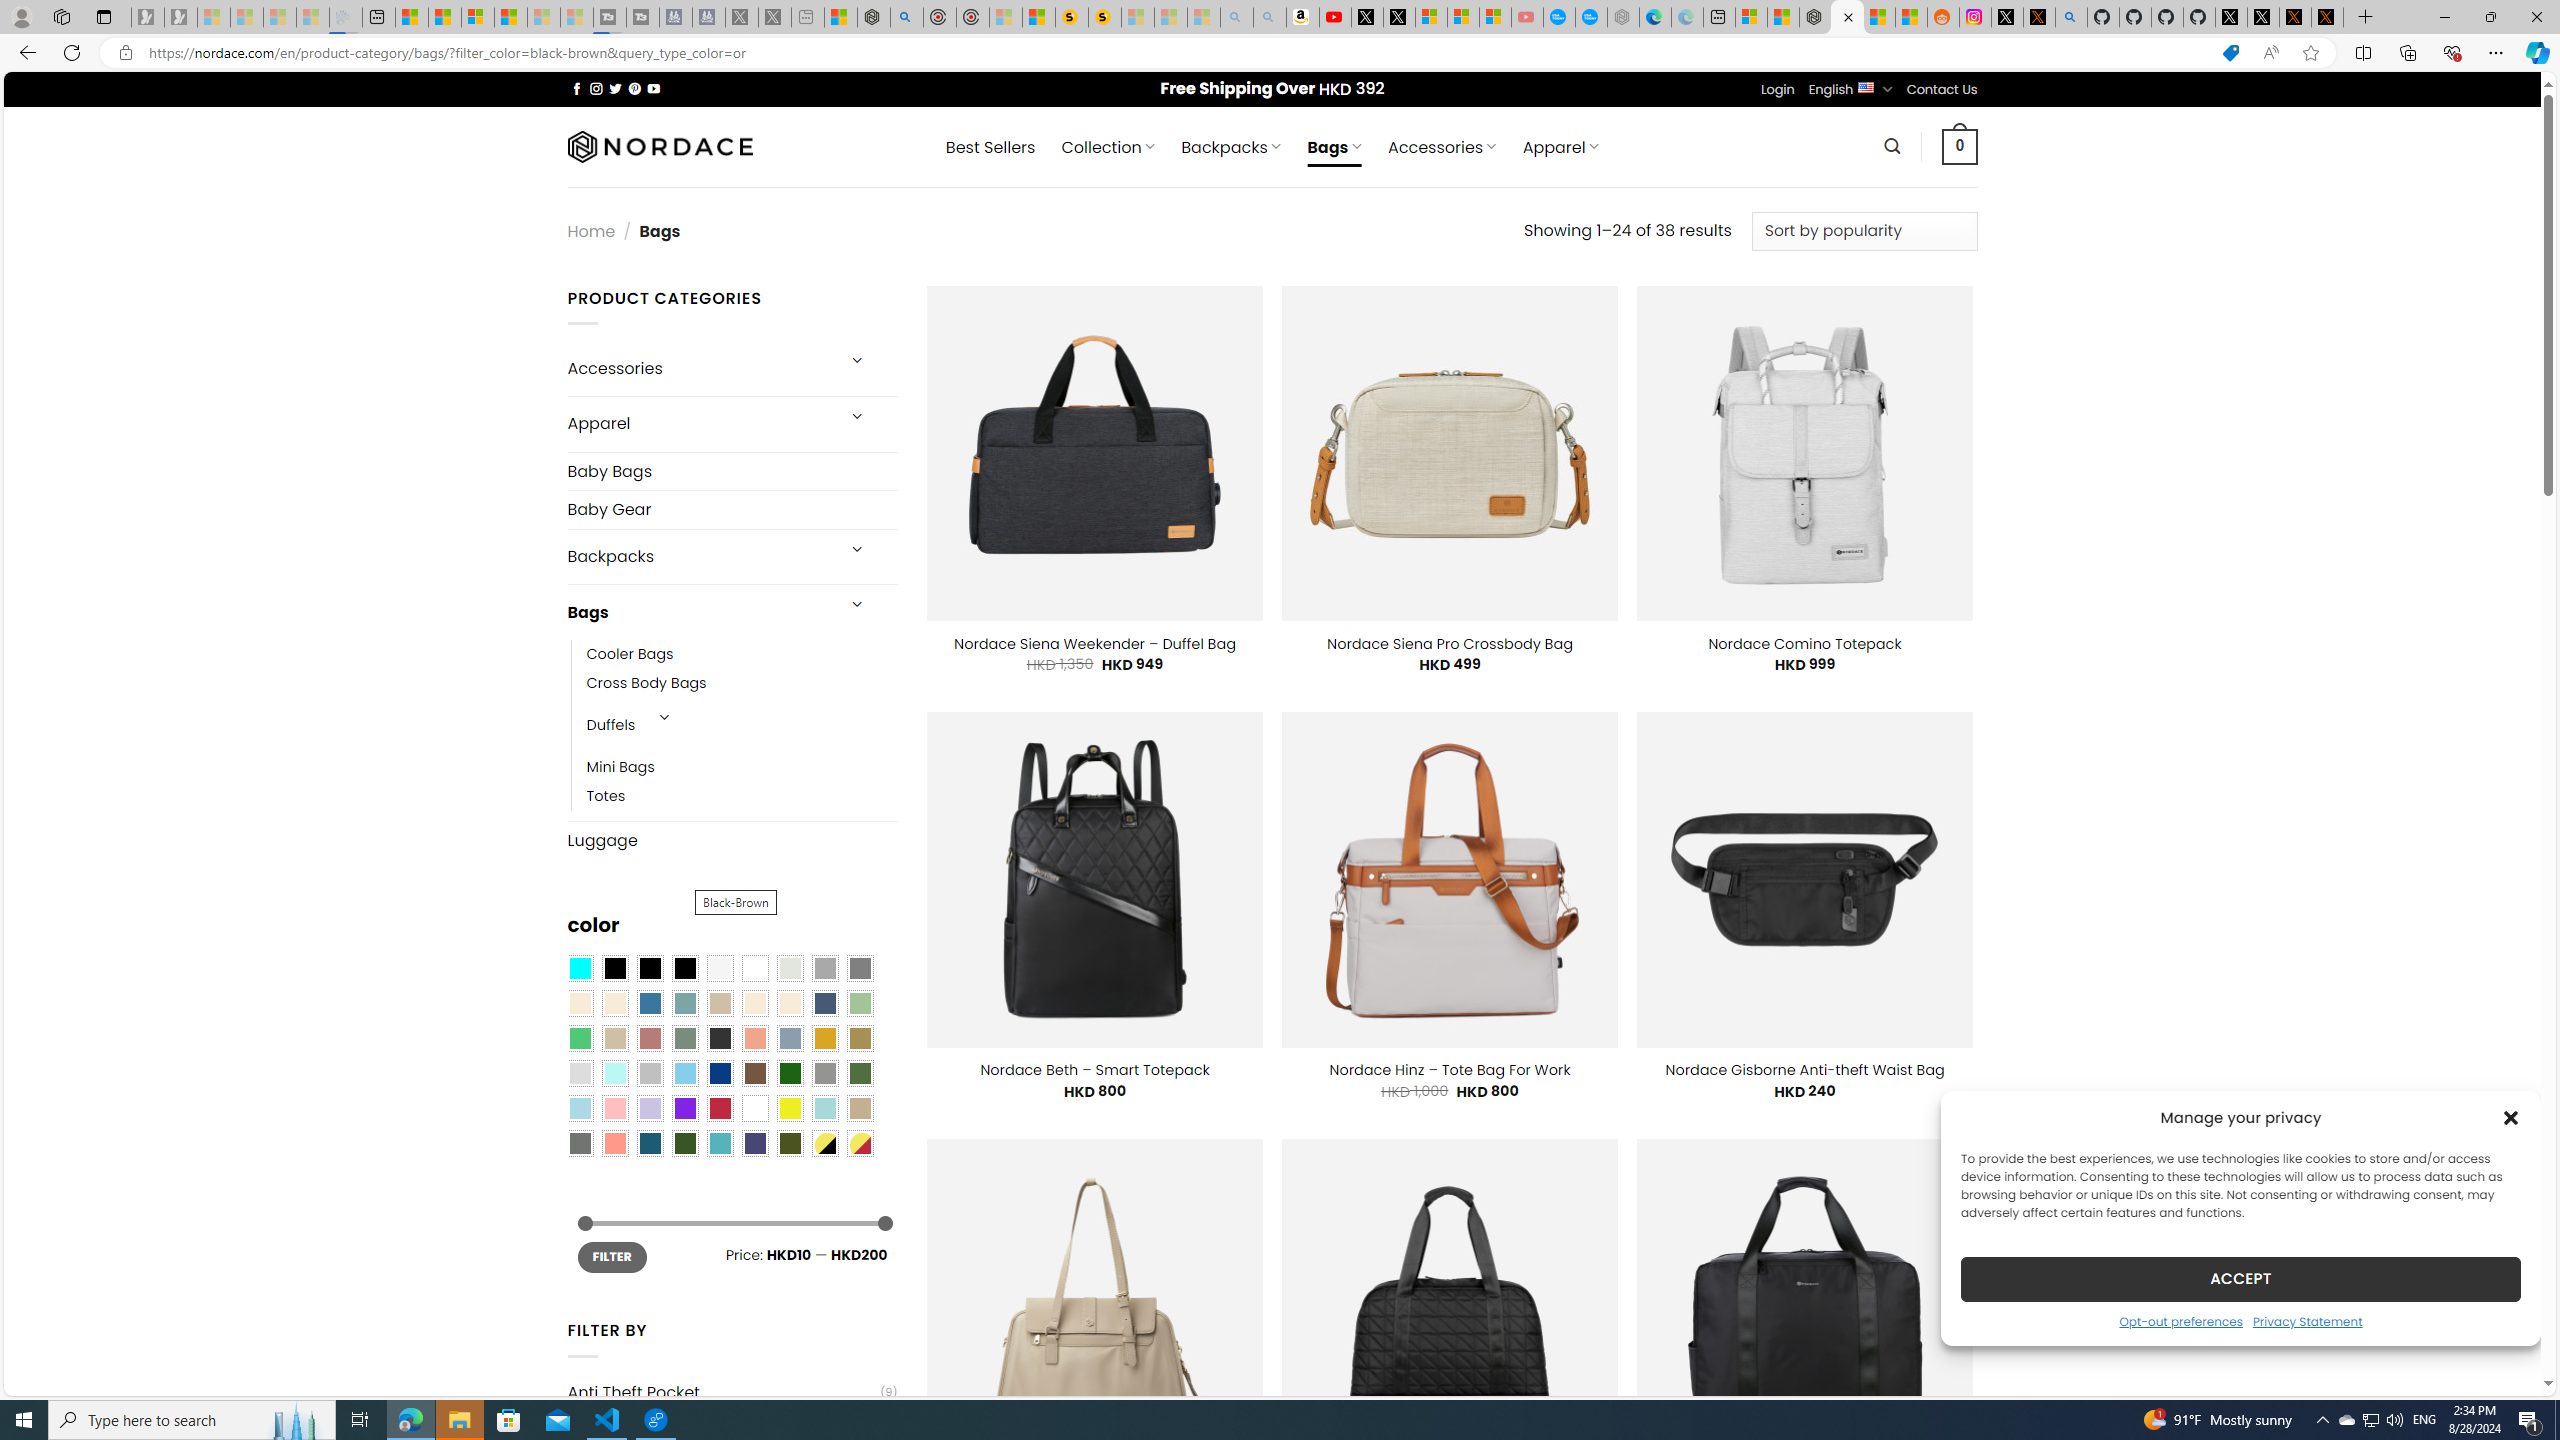 This screenshot has width=2560, height=1440. I want to click on 'Caramel', so click(754, 1003).